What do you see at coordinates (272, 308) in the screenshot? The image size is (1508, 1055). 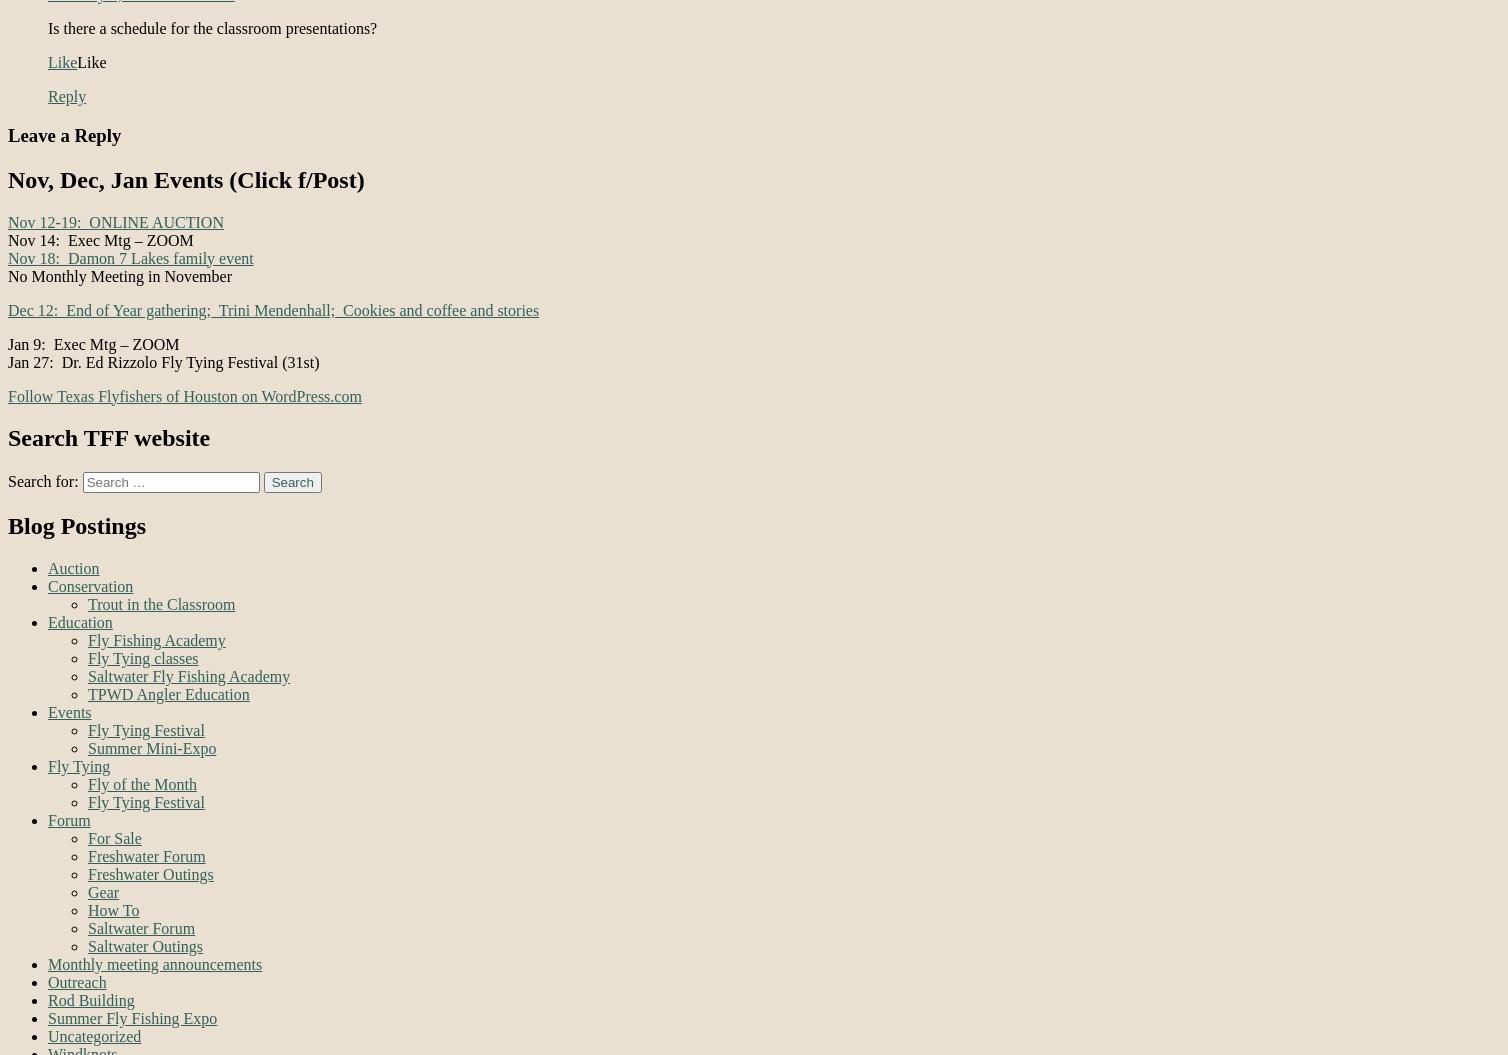 I see `'Dec 12:  End of Year gathering;  Trini Mendenhall;  Cookies and coffee and stories'` at bounding box center [272, 308].